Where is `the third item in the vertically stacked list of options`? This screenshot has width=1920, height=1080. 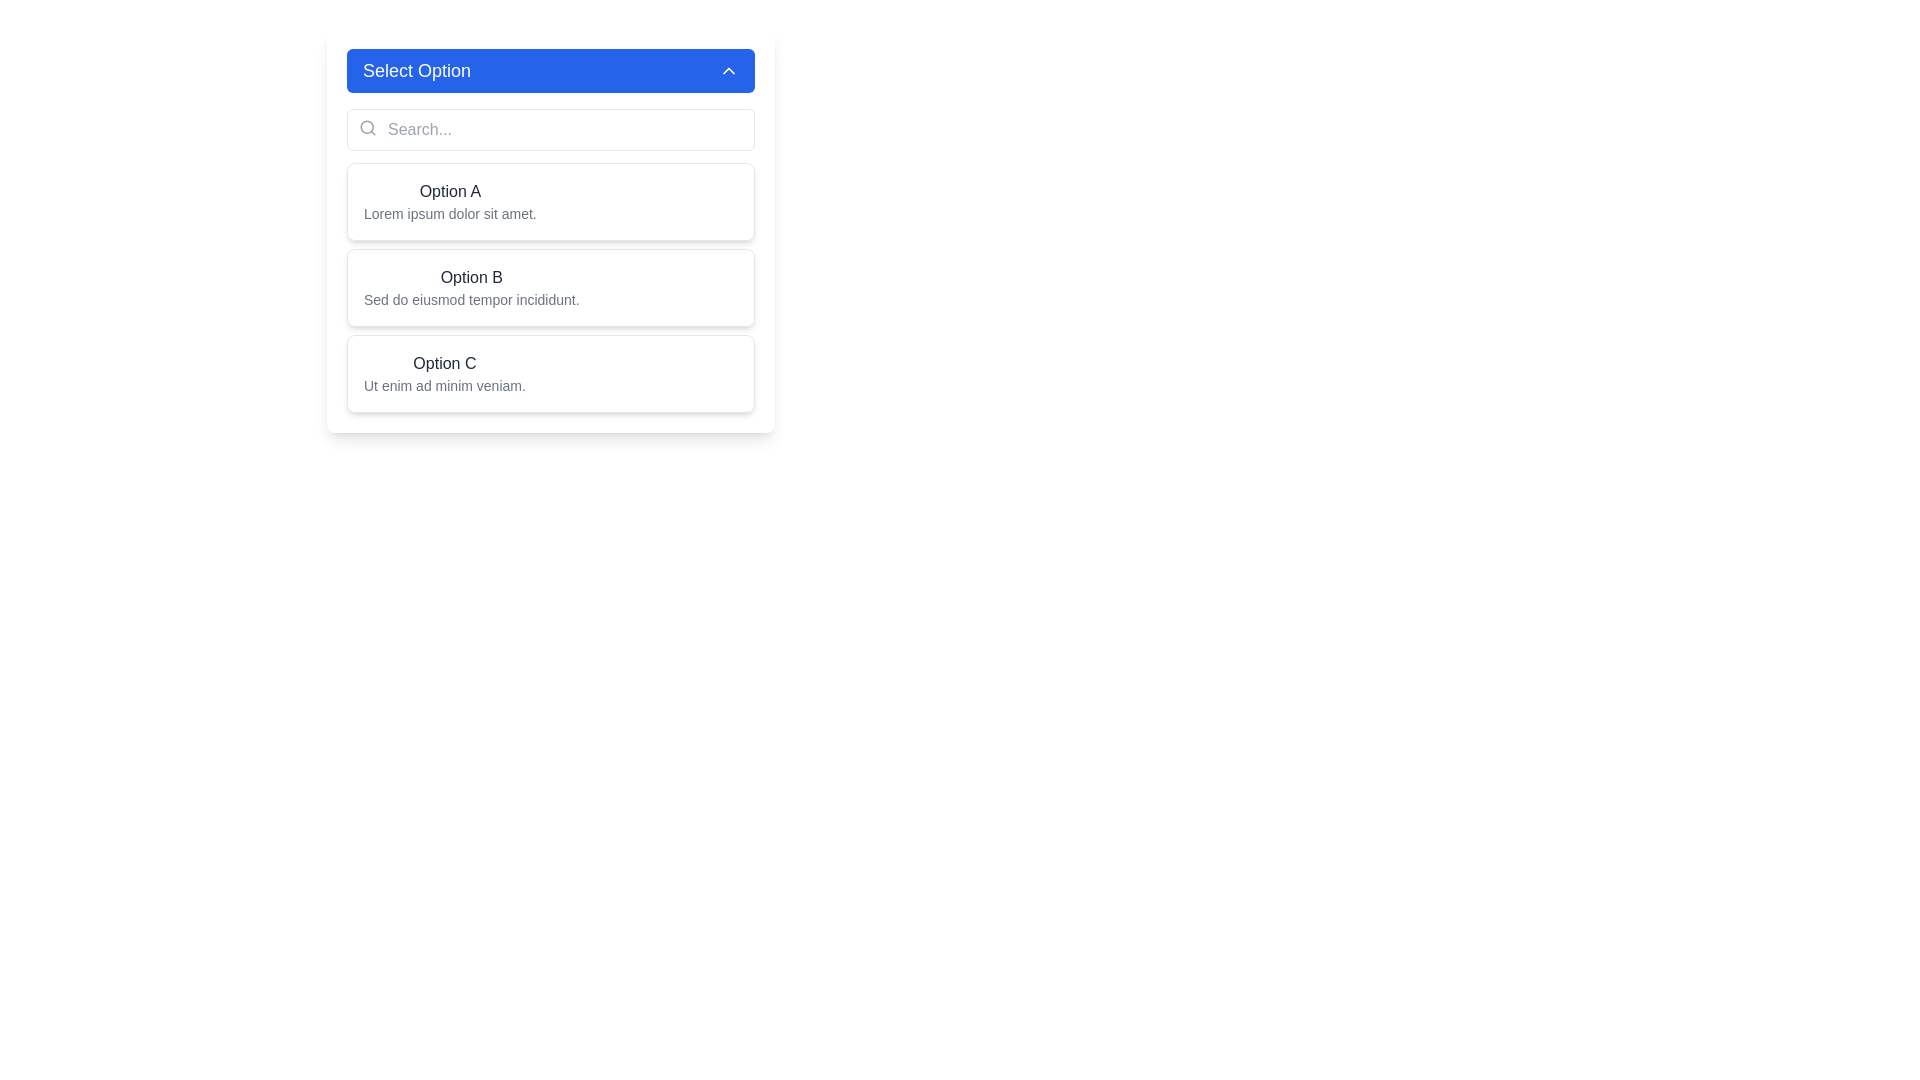 the third item in the vertically stacked list of options is located at coordinates (443, 374).